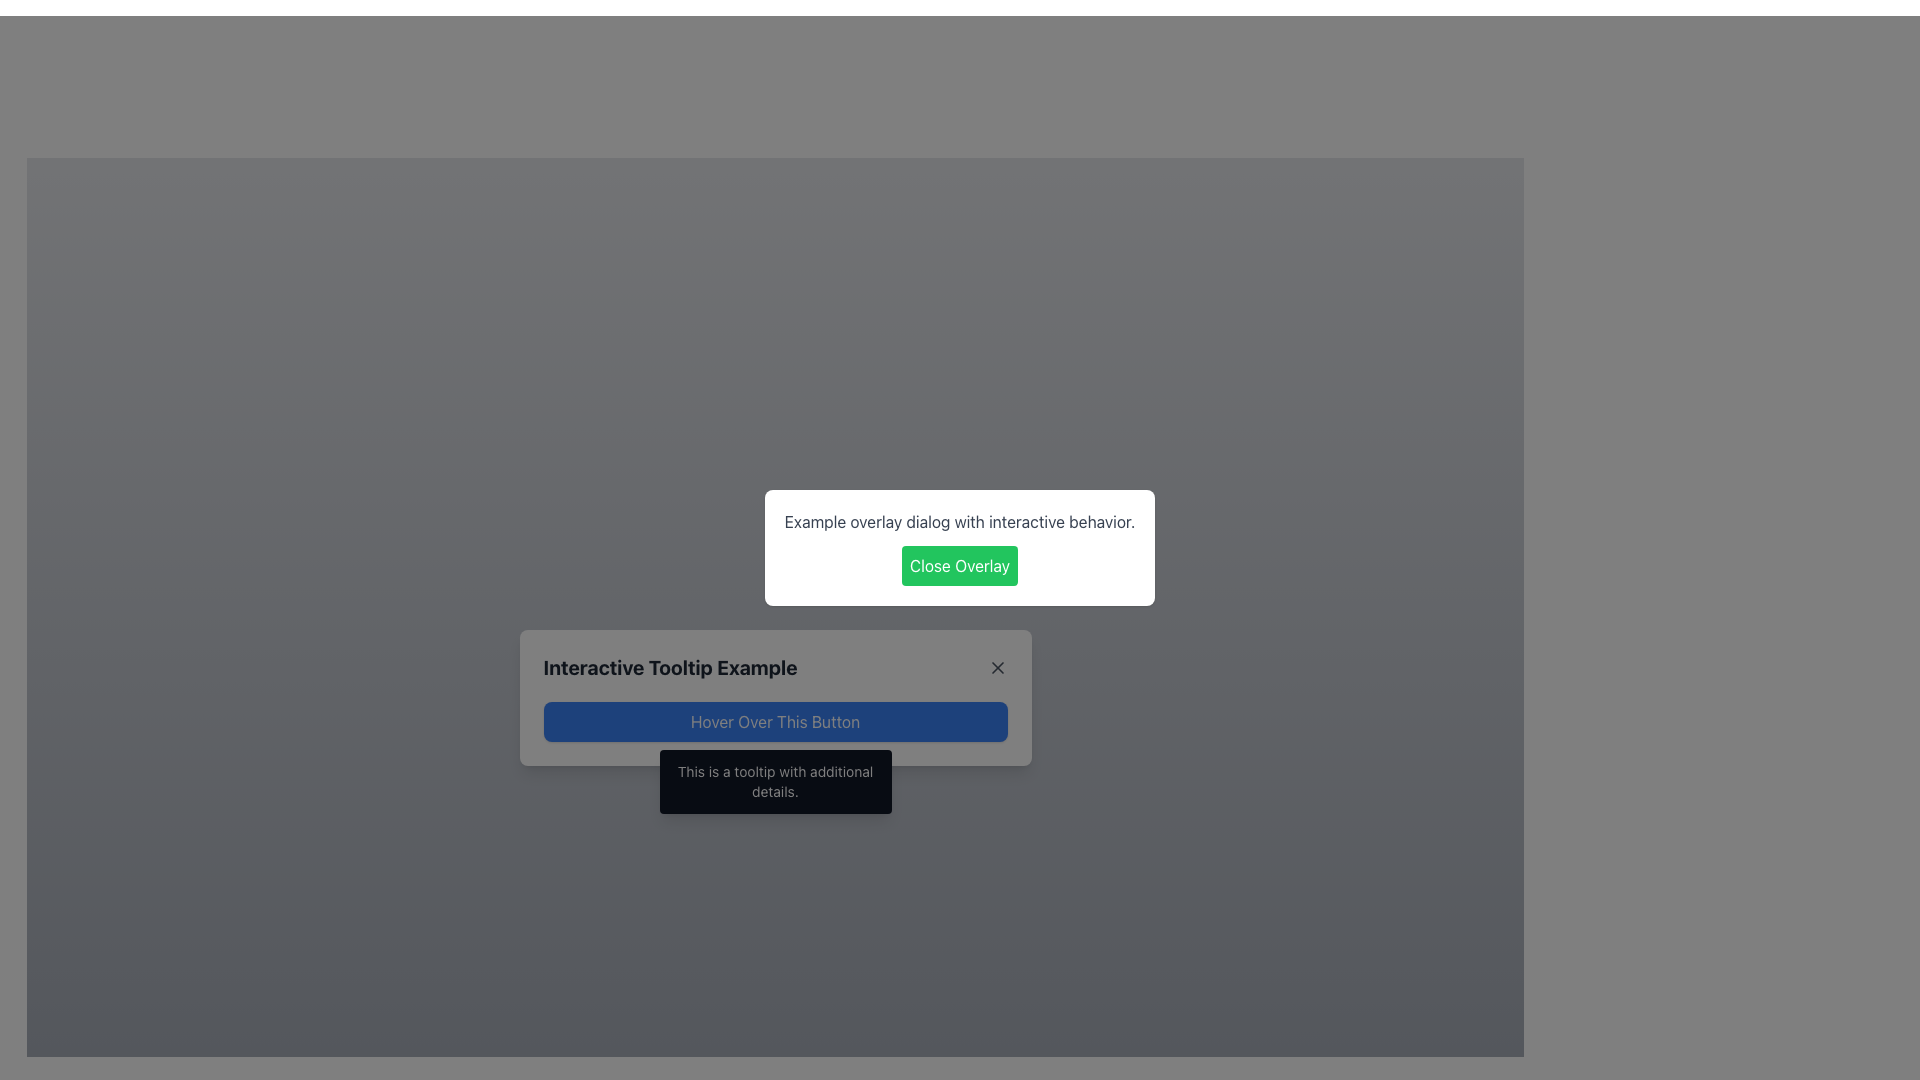  Describe the element at coordinates (960, 547) in the screenshot. I see `the green button with white text in the modal dialog box` at that location.